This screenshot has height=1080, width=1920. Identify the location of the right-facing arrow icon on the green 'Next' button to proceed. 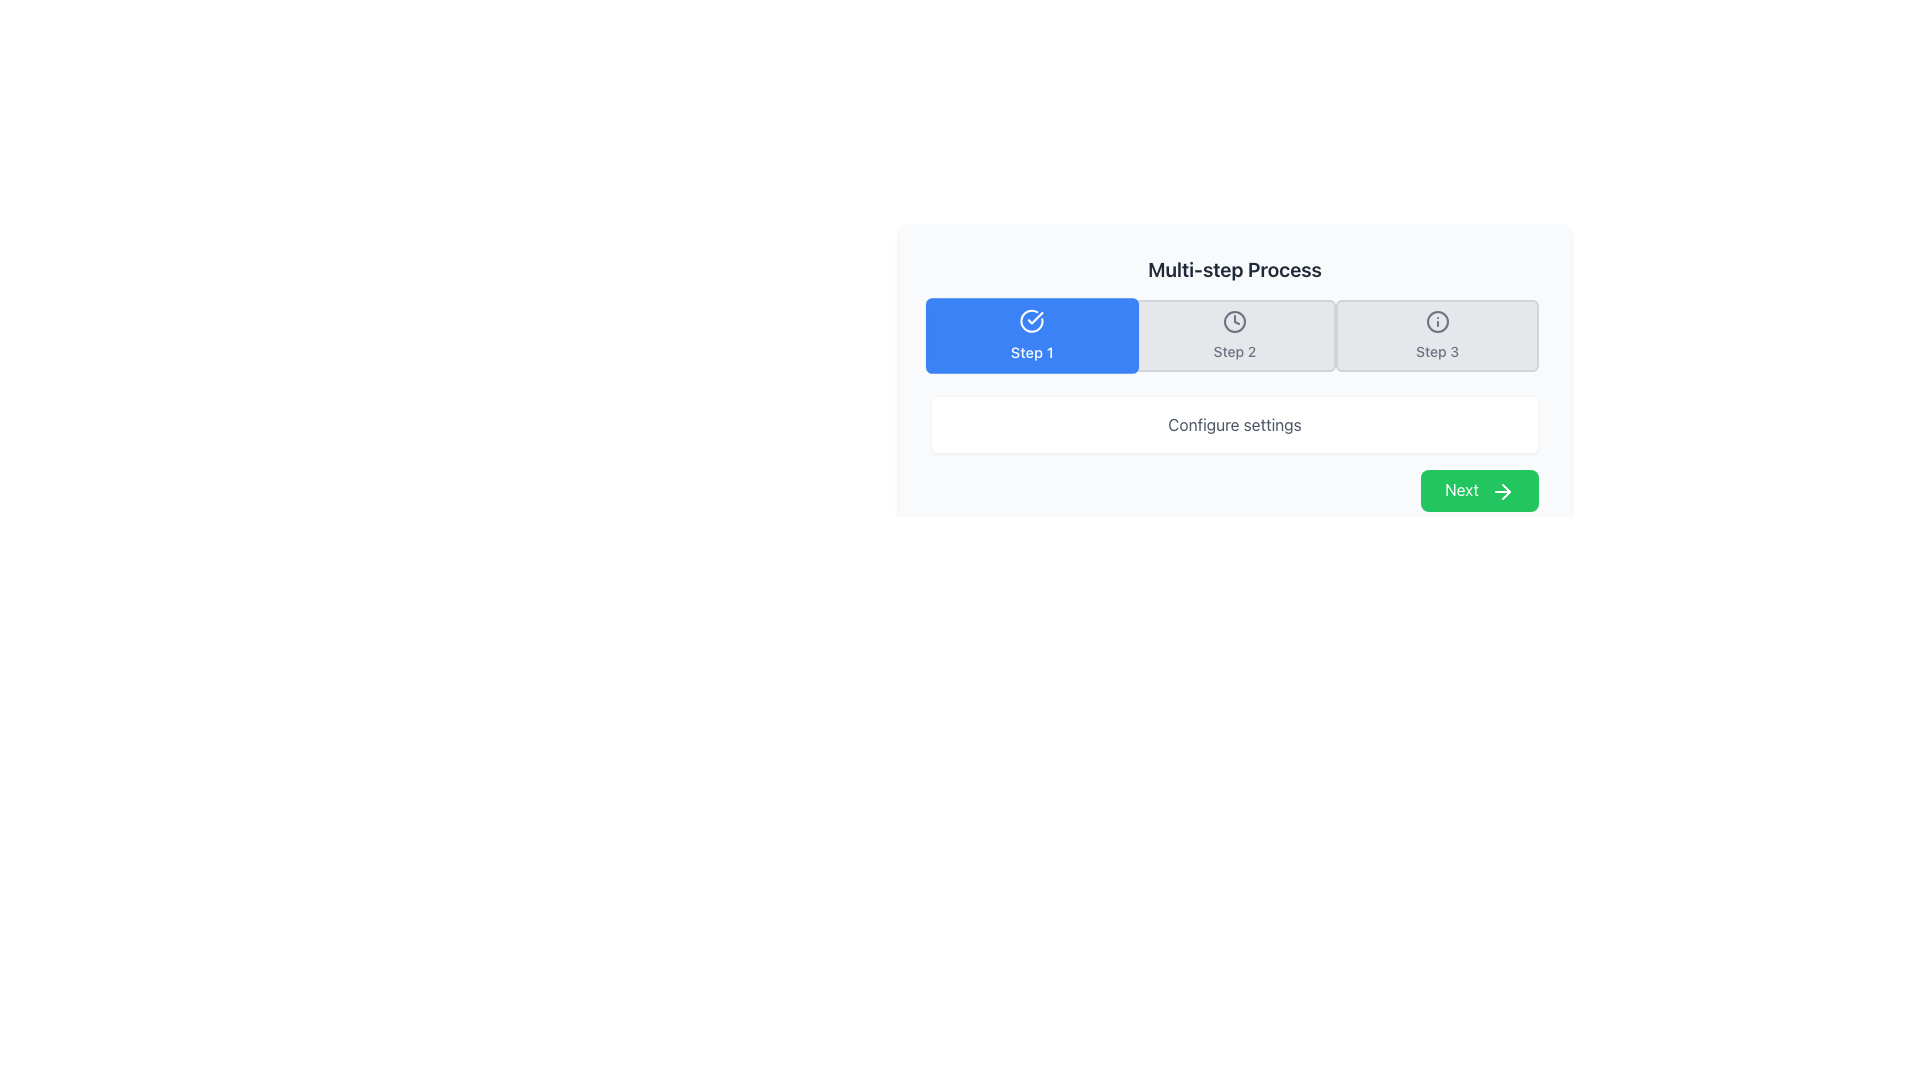
(1502, 490).